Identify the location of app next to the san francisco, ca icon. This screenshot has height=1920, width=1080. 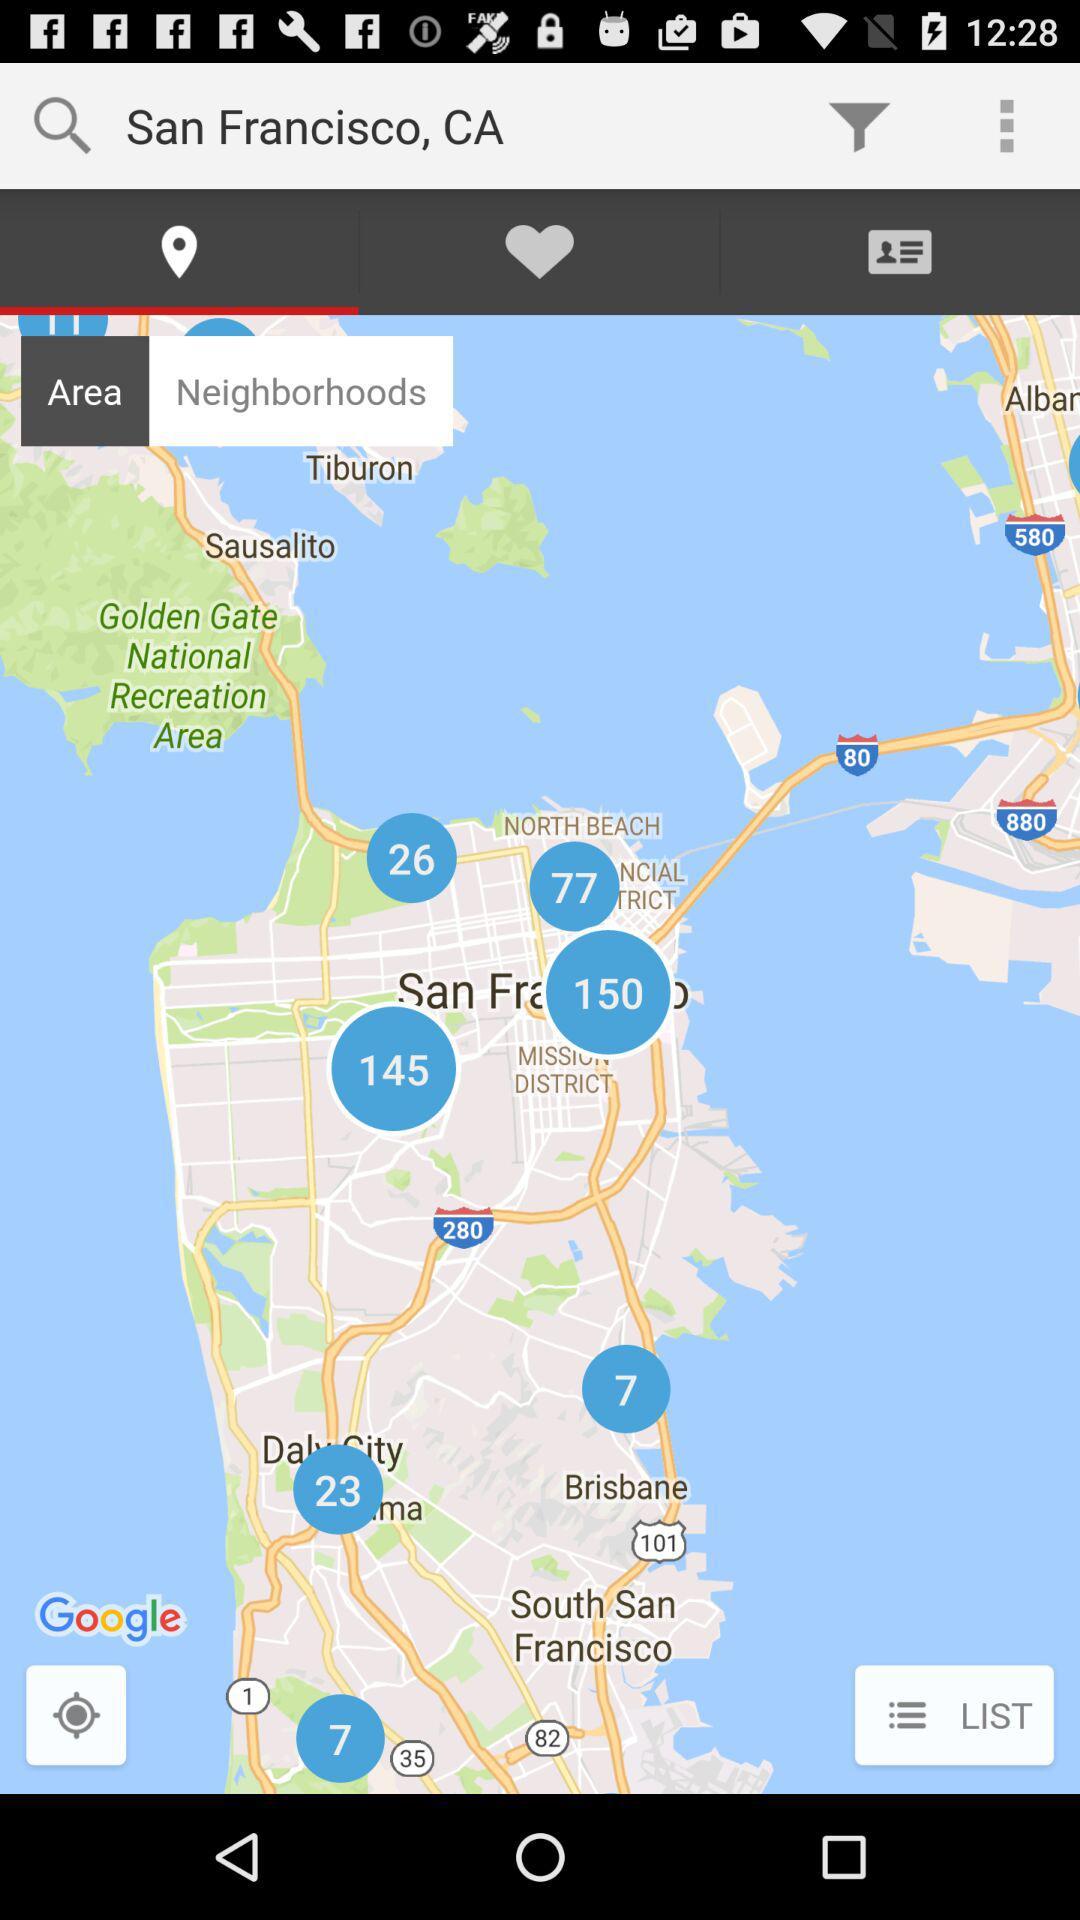
(858, 124).